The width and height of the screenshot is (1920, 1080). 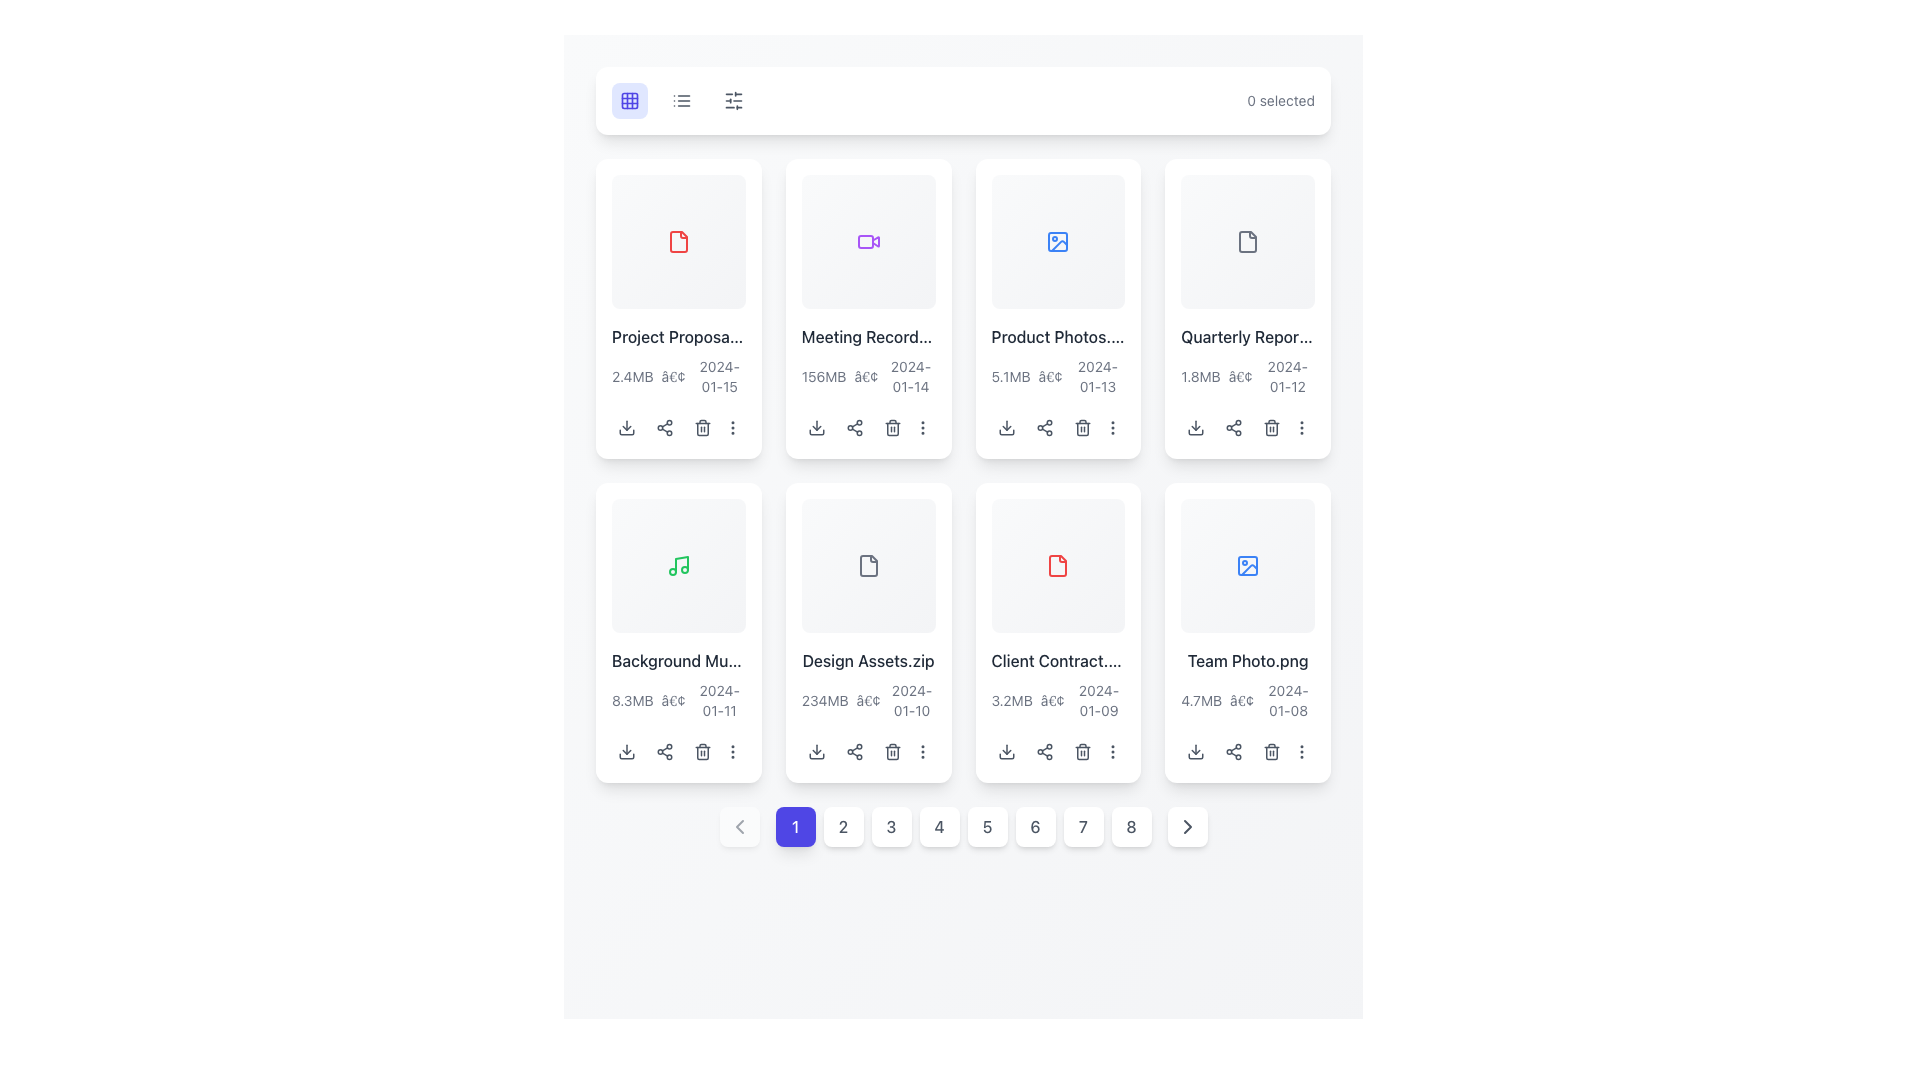 I want to click on the hyperlink-like element for 'Quarterly Report.xlsx' located in the top-right of the card layout, so click(x=1247, y=360).